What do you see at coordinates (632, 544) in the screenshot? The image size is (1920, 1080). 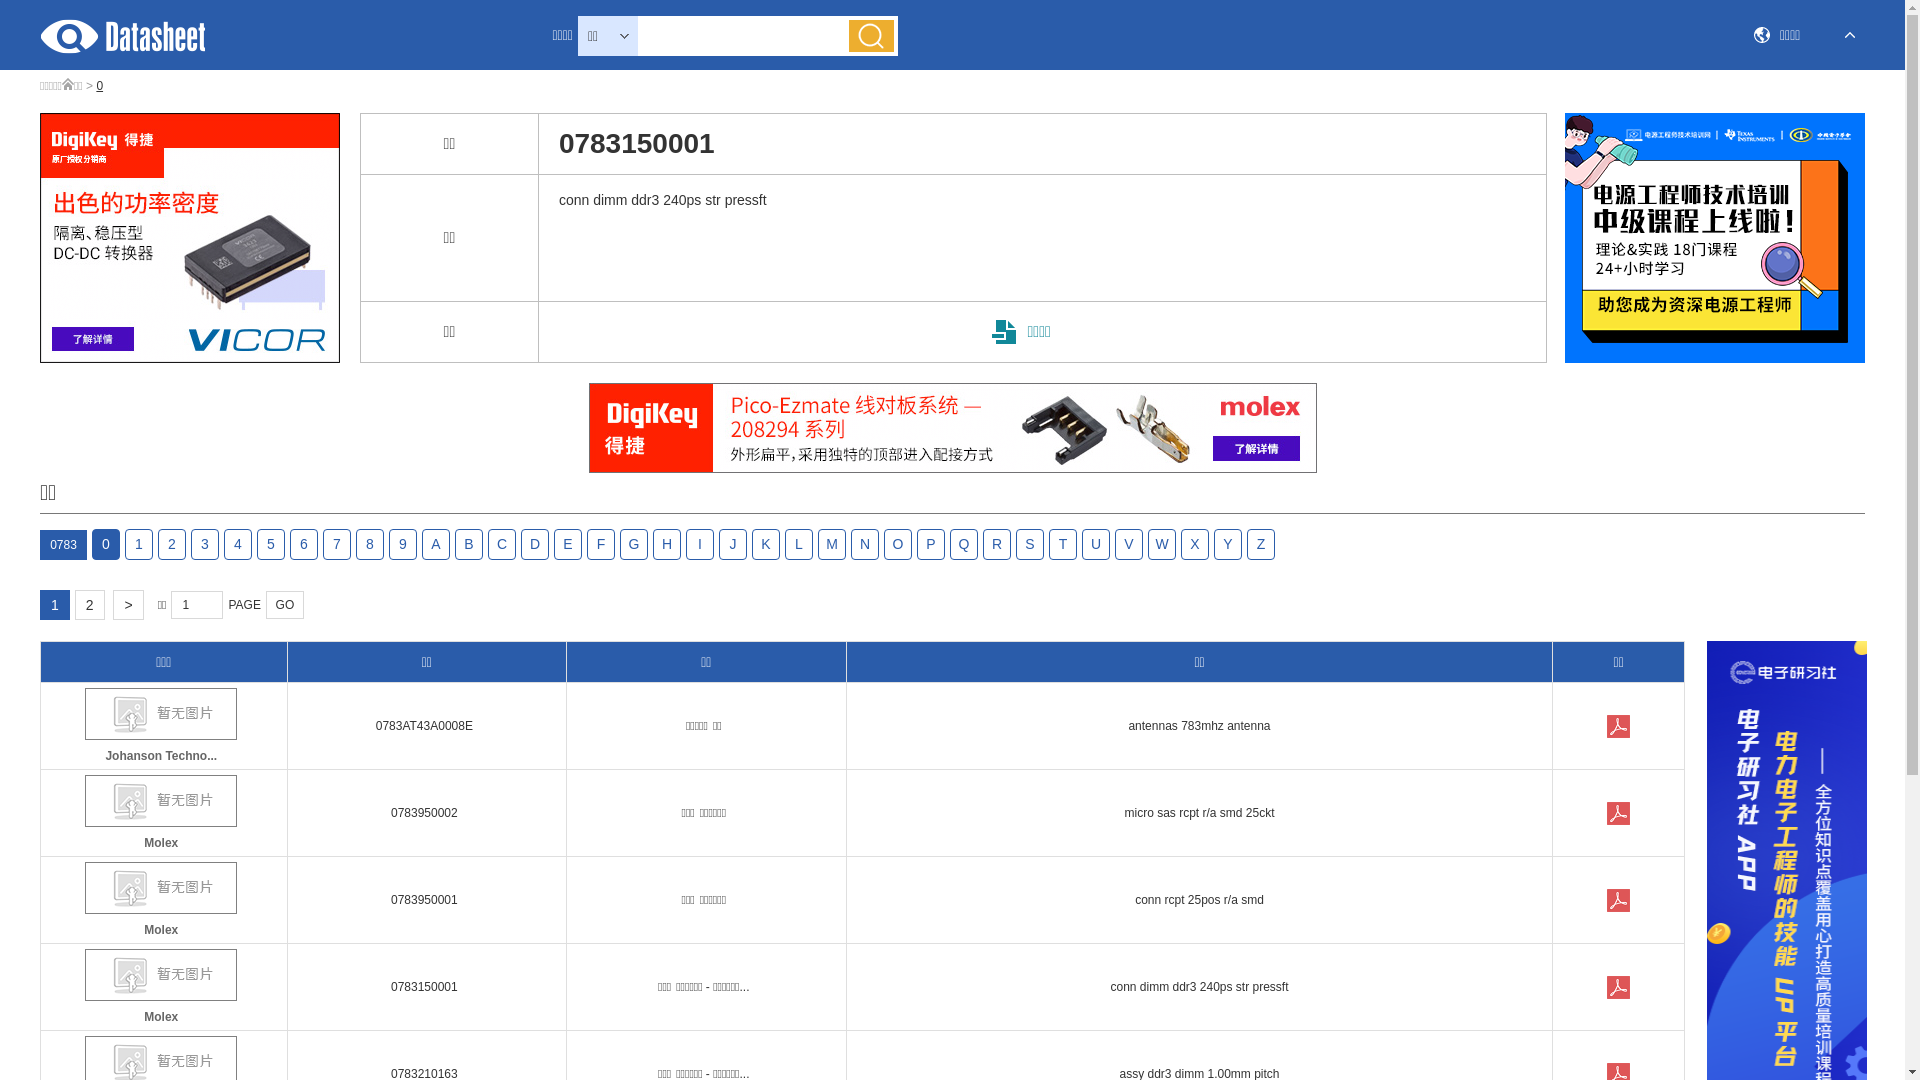 I see `'G'` at bounding box center [632, 544].